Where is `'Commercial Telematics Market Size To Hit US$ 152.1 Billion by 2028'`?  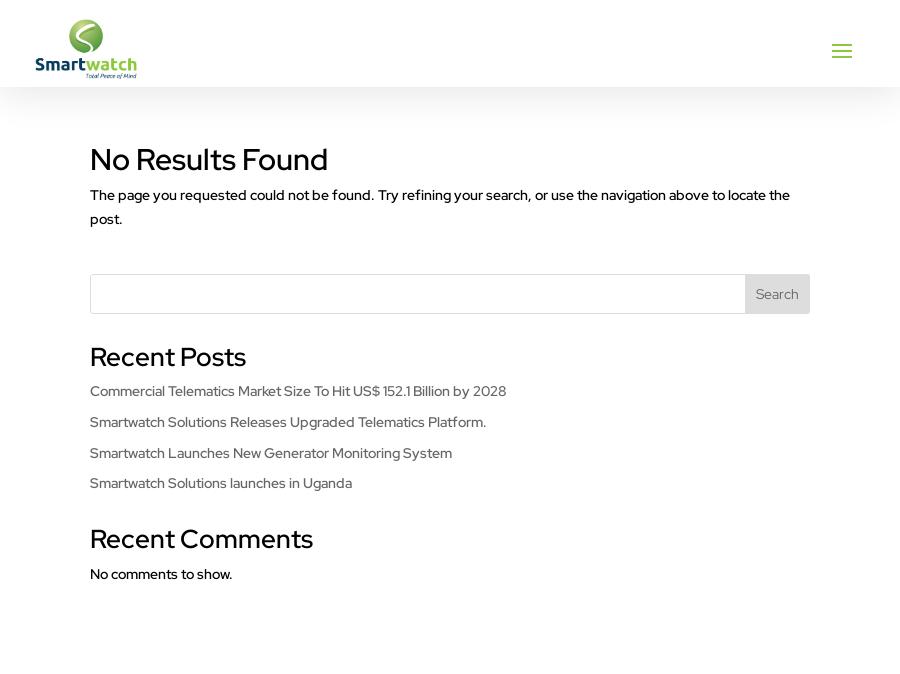
'Commercial Telematics Market Size To Hit US$ 152.1 Billion by 2028' is located at coordinates (297, 389).